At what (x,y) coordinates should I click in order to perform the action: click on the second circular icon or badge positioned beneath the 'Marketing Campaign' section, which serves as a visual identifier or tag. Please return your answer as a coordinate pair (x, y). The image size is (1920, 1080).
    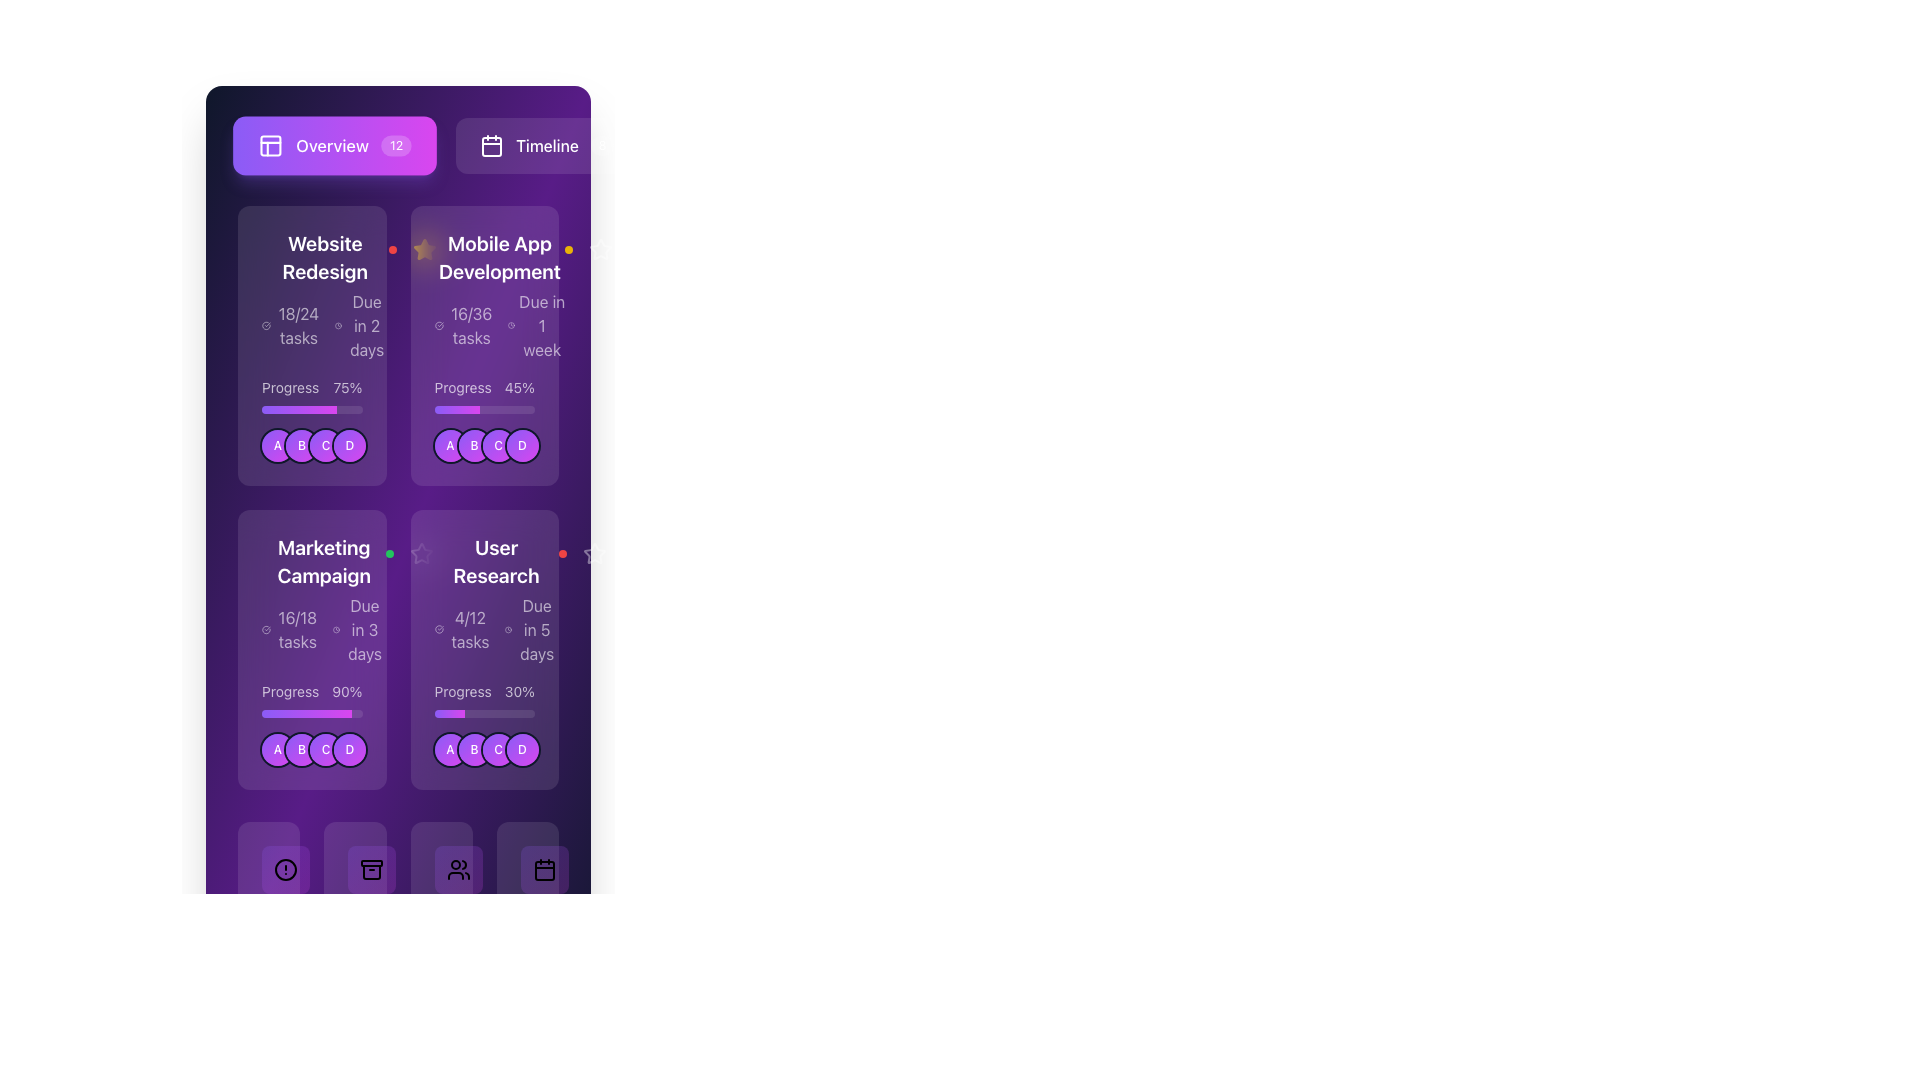
    Looking at the image, I should click on (301, 749).